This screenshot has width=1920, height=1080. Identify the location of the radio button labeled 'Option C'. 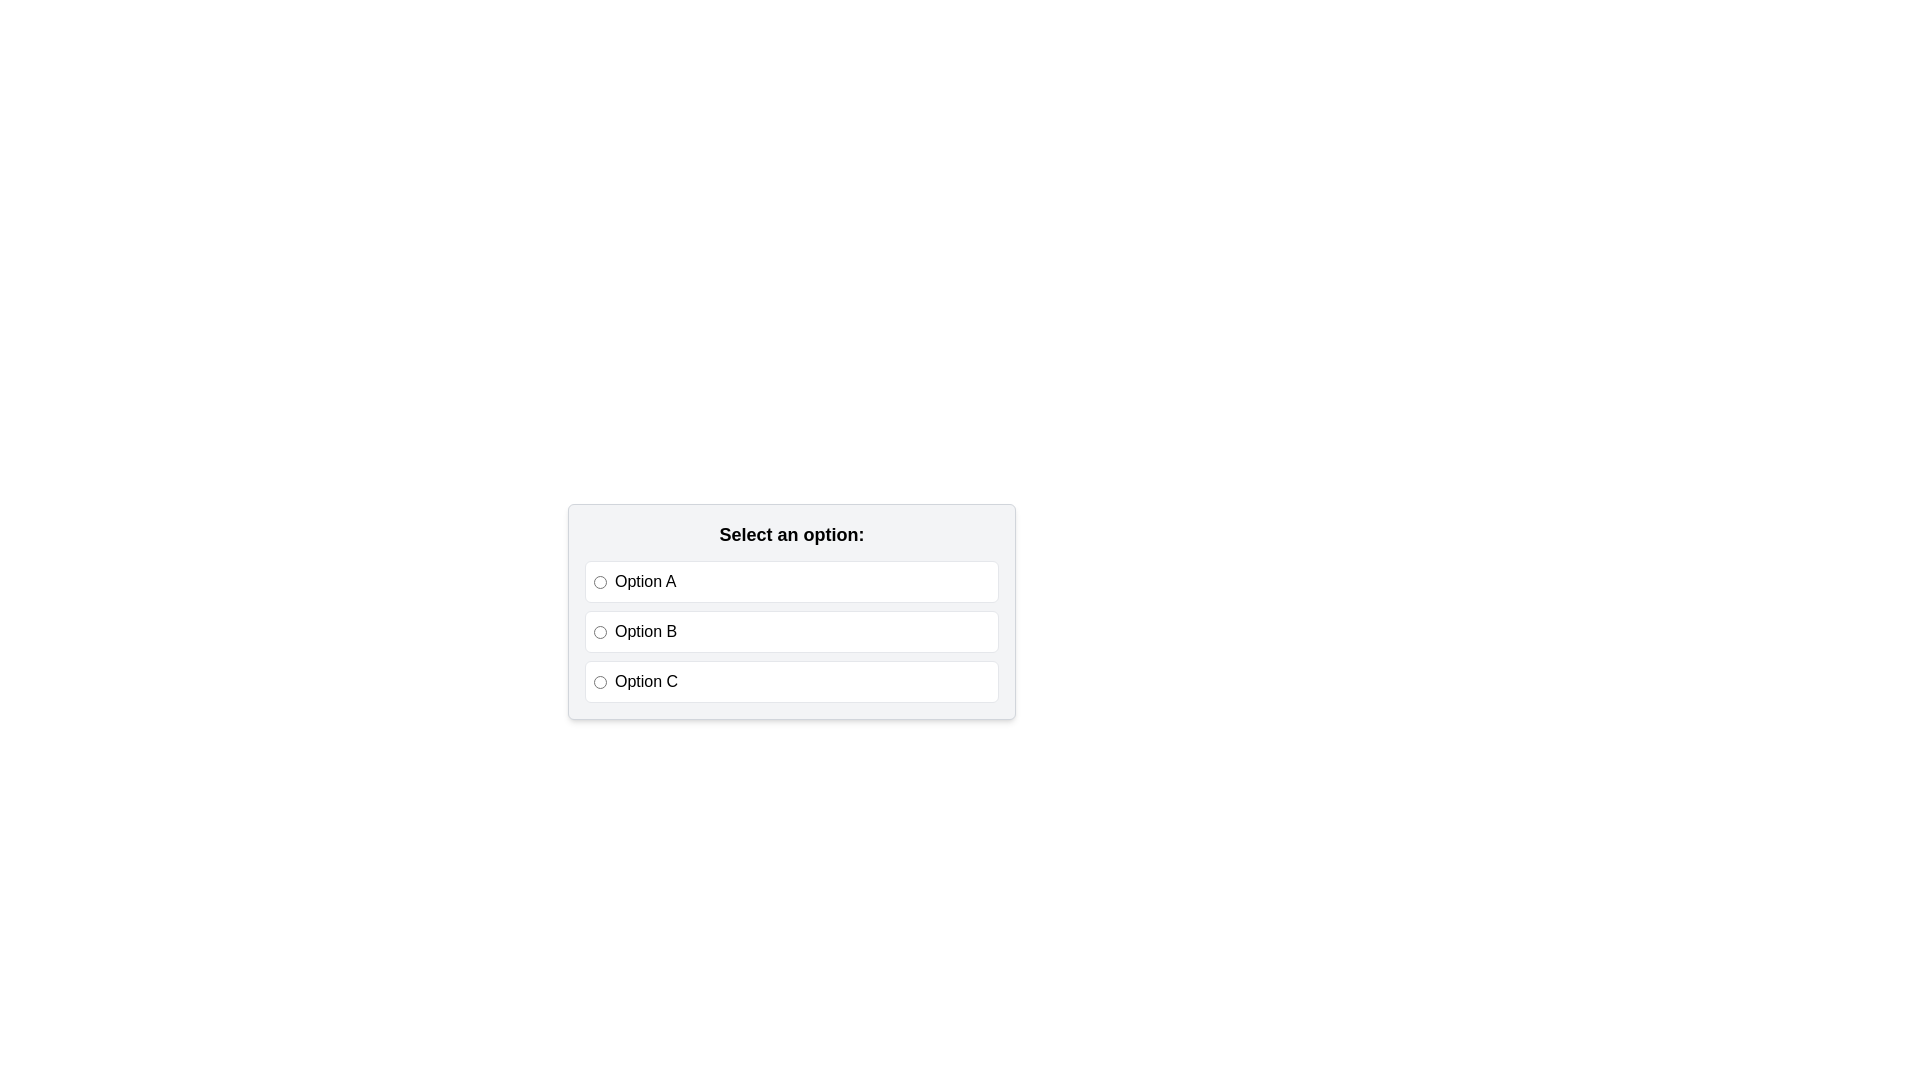
(599, 681).